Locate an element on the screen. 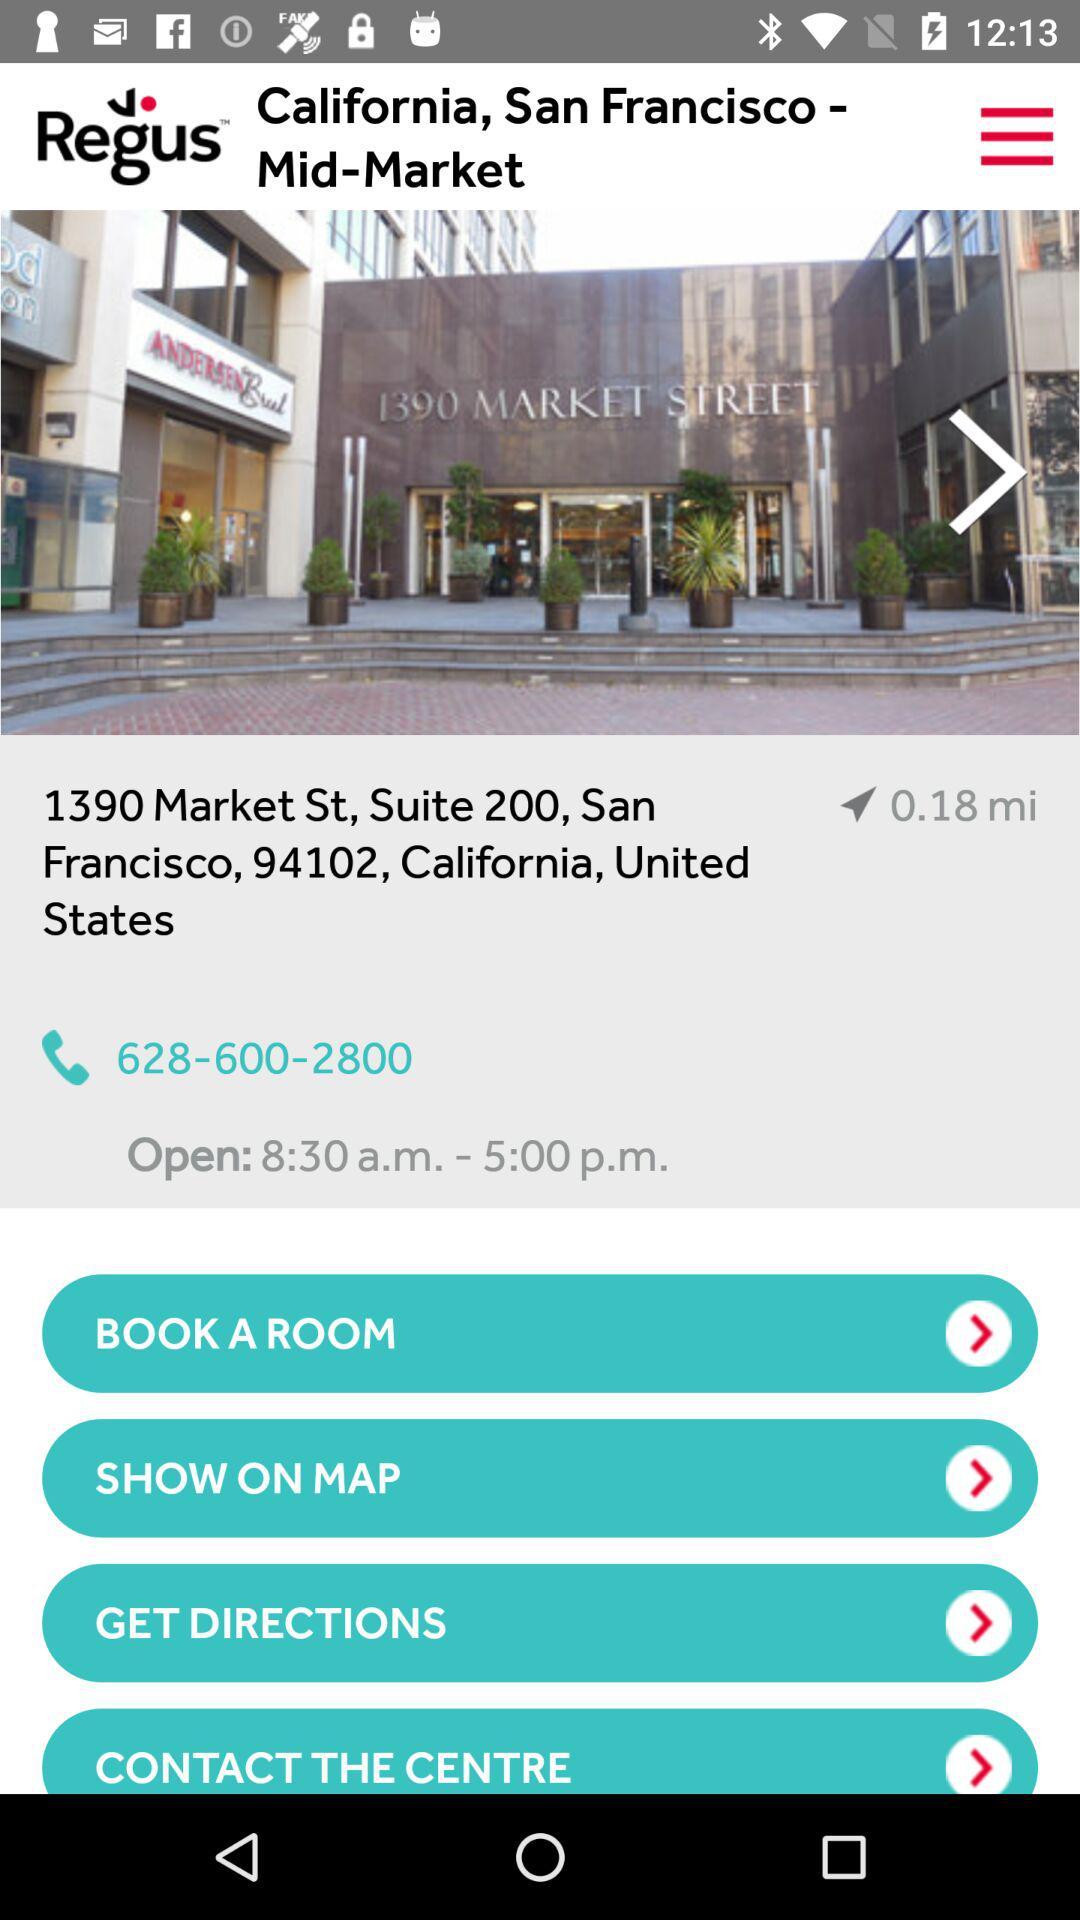  the icon to the right of the california san francisco item is located at coordinates (1017, 135).